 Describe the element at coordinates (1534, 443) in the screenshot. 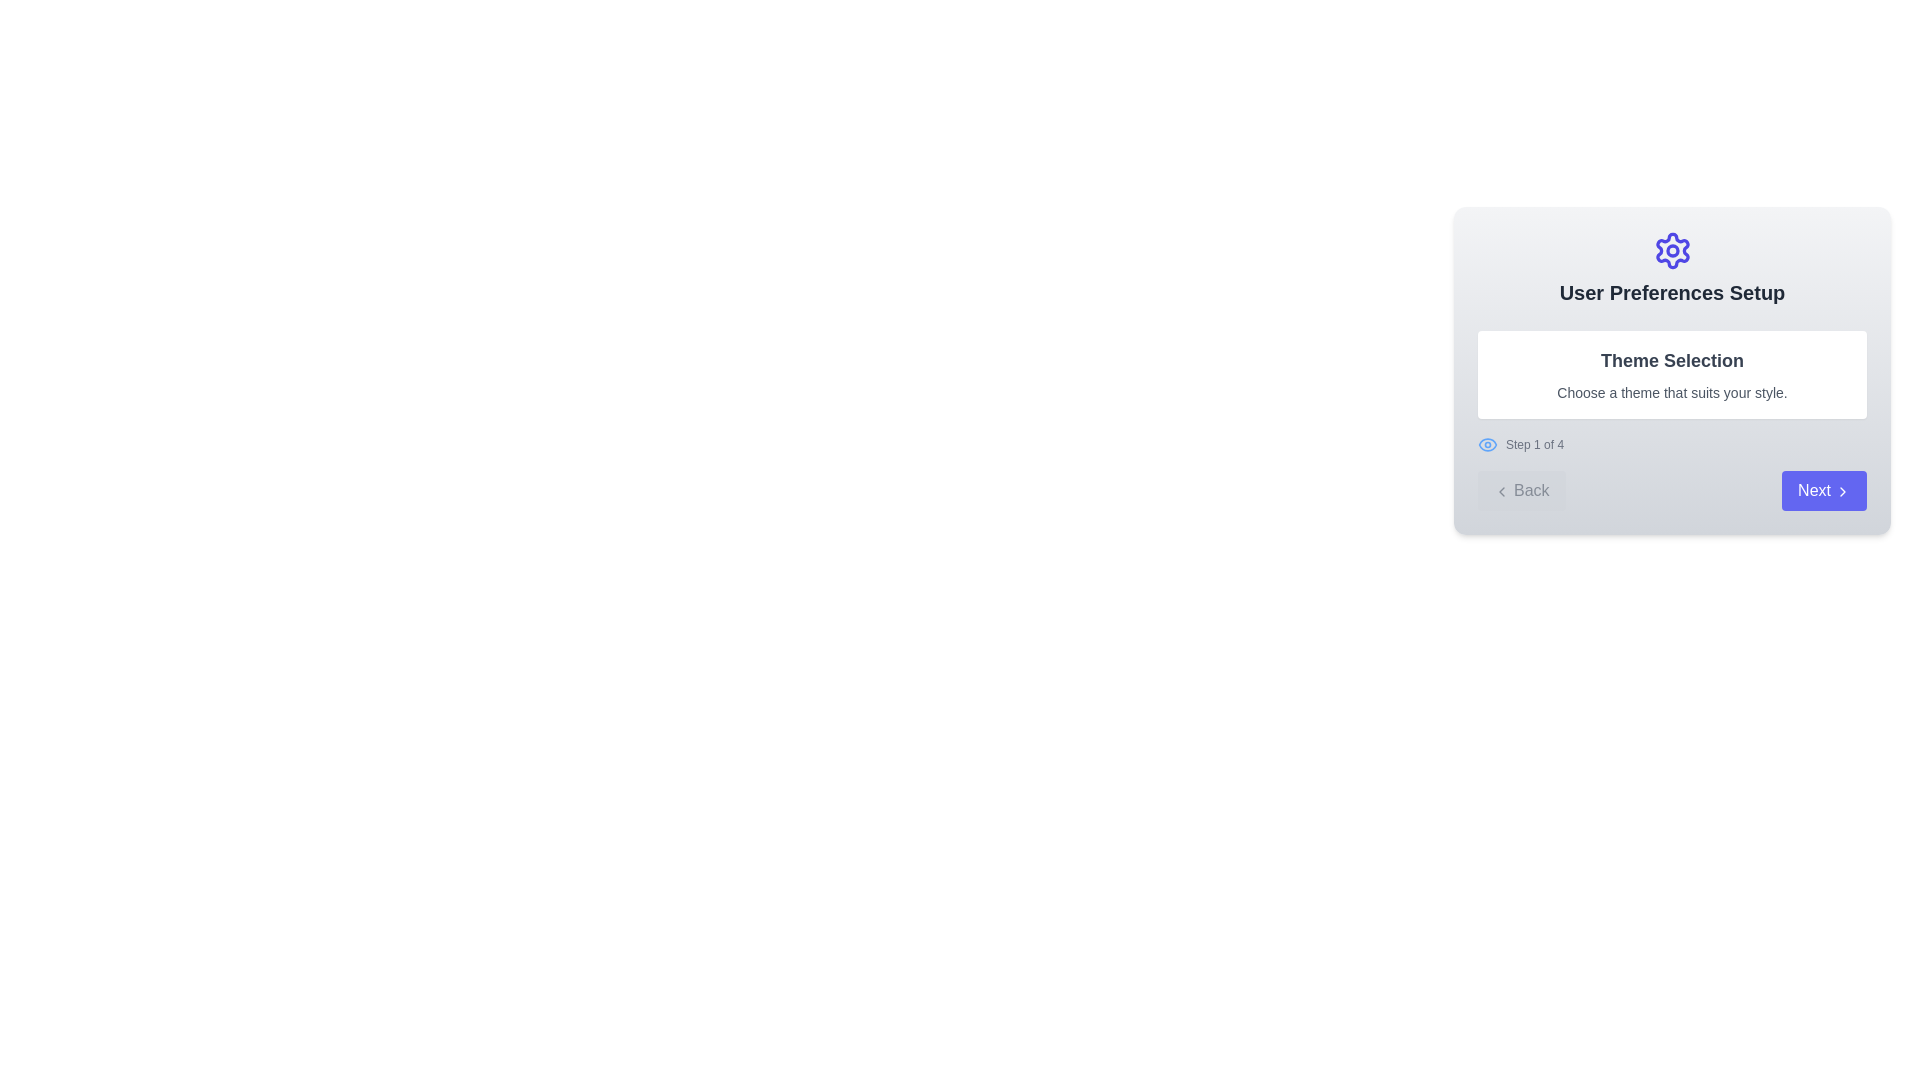

I see `the label displaying 'Step 1 of 4', which is styled with gray color and is positioned to the right of a blue eye icon within the 'User Preferences Setup' box` at that location.